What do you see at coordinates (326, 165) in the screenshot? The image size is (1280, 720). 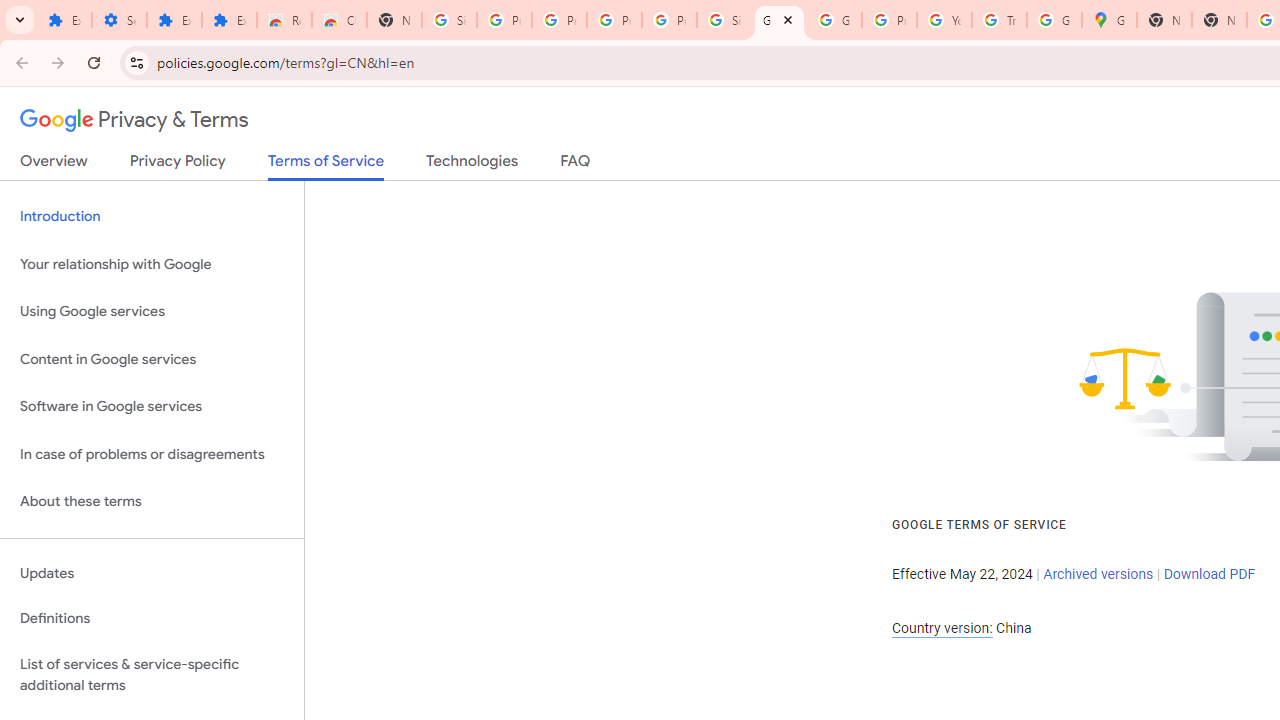 I see `'Terms of Service'` at bounding box center [326, 165].